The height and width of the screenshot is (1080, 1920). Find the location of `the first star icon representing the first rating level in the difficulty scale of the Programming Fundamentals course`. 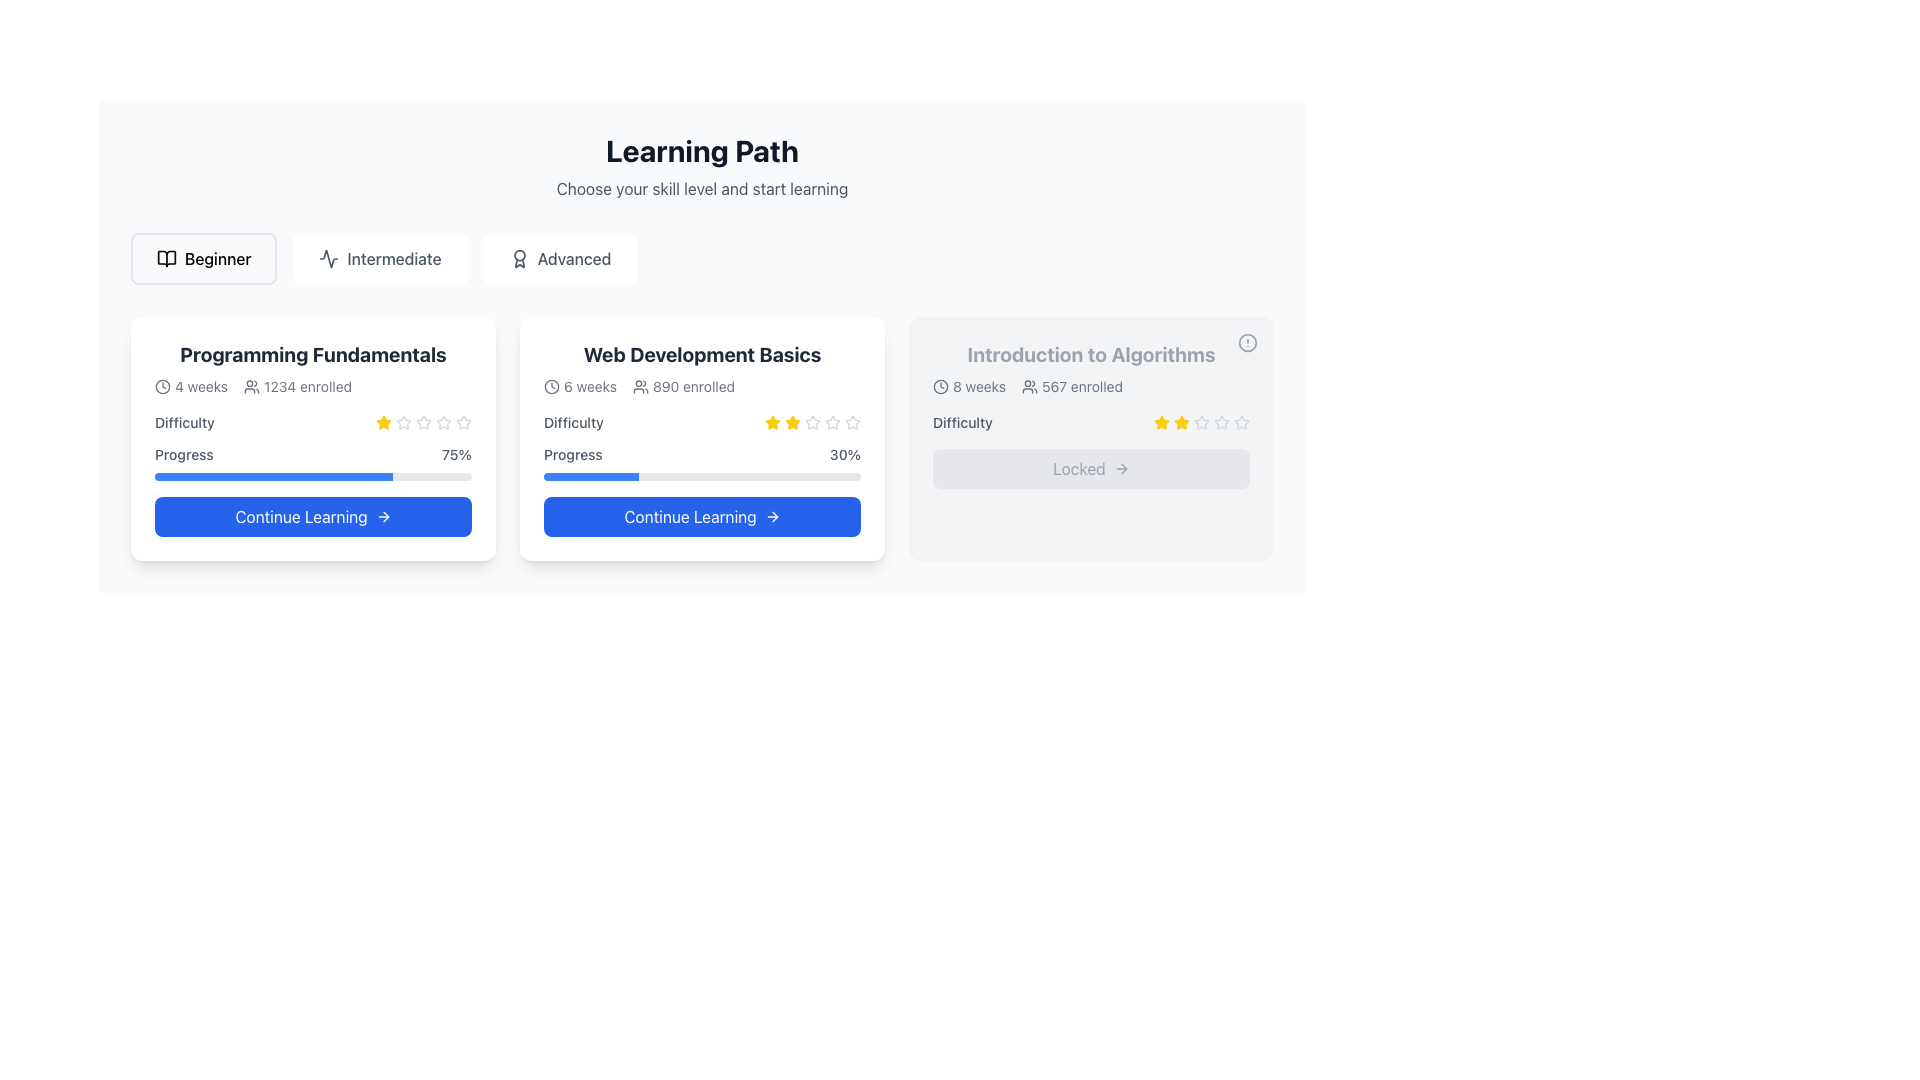

the first star icon representing the first rating level in the difficulty scale of the Programming Fundamentals course is located at coordinates (384, 422).